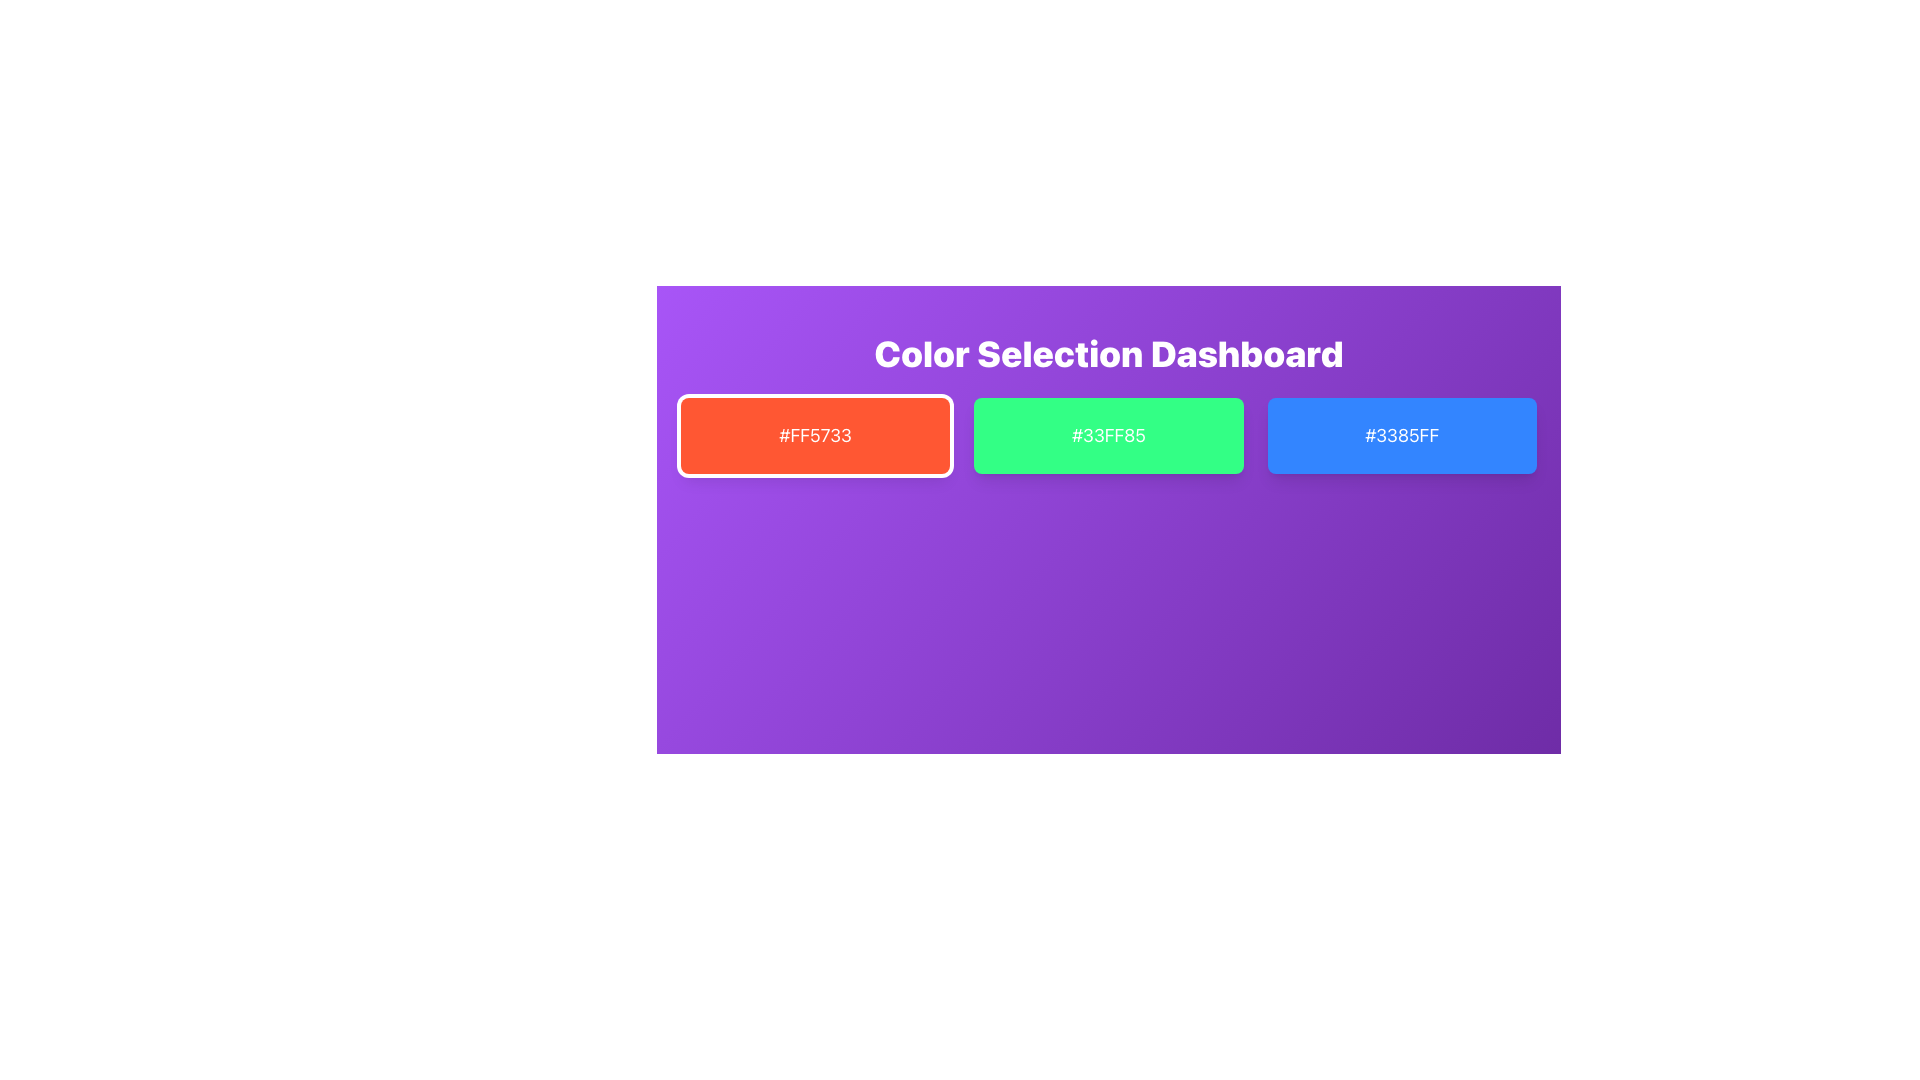 This screenshot has height=1080, width=1920. I want to click on the blue button displaying '#3385FF', so click(1401, 434).